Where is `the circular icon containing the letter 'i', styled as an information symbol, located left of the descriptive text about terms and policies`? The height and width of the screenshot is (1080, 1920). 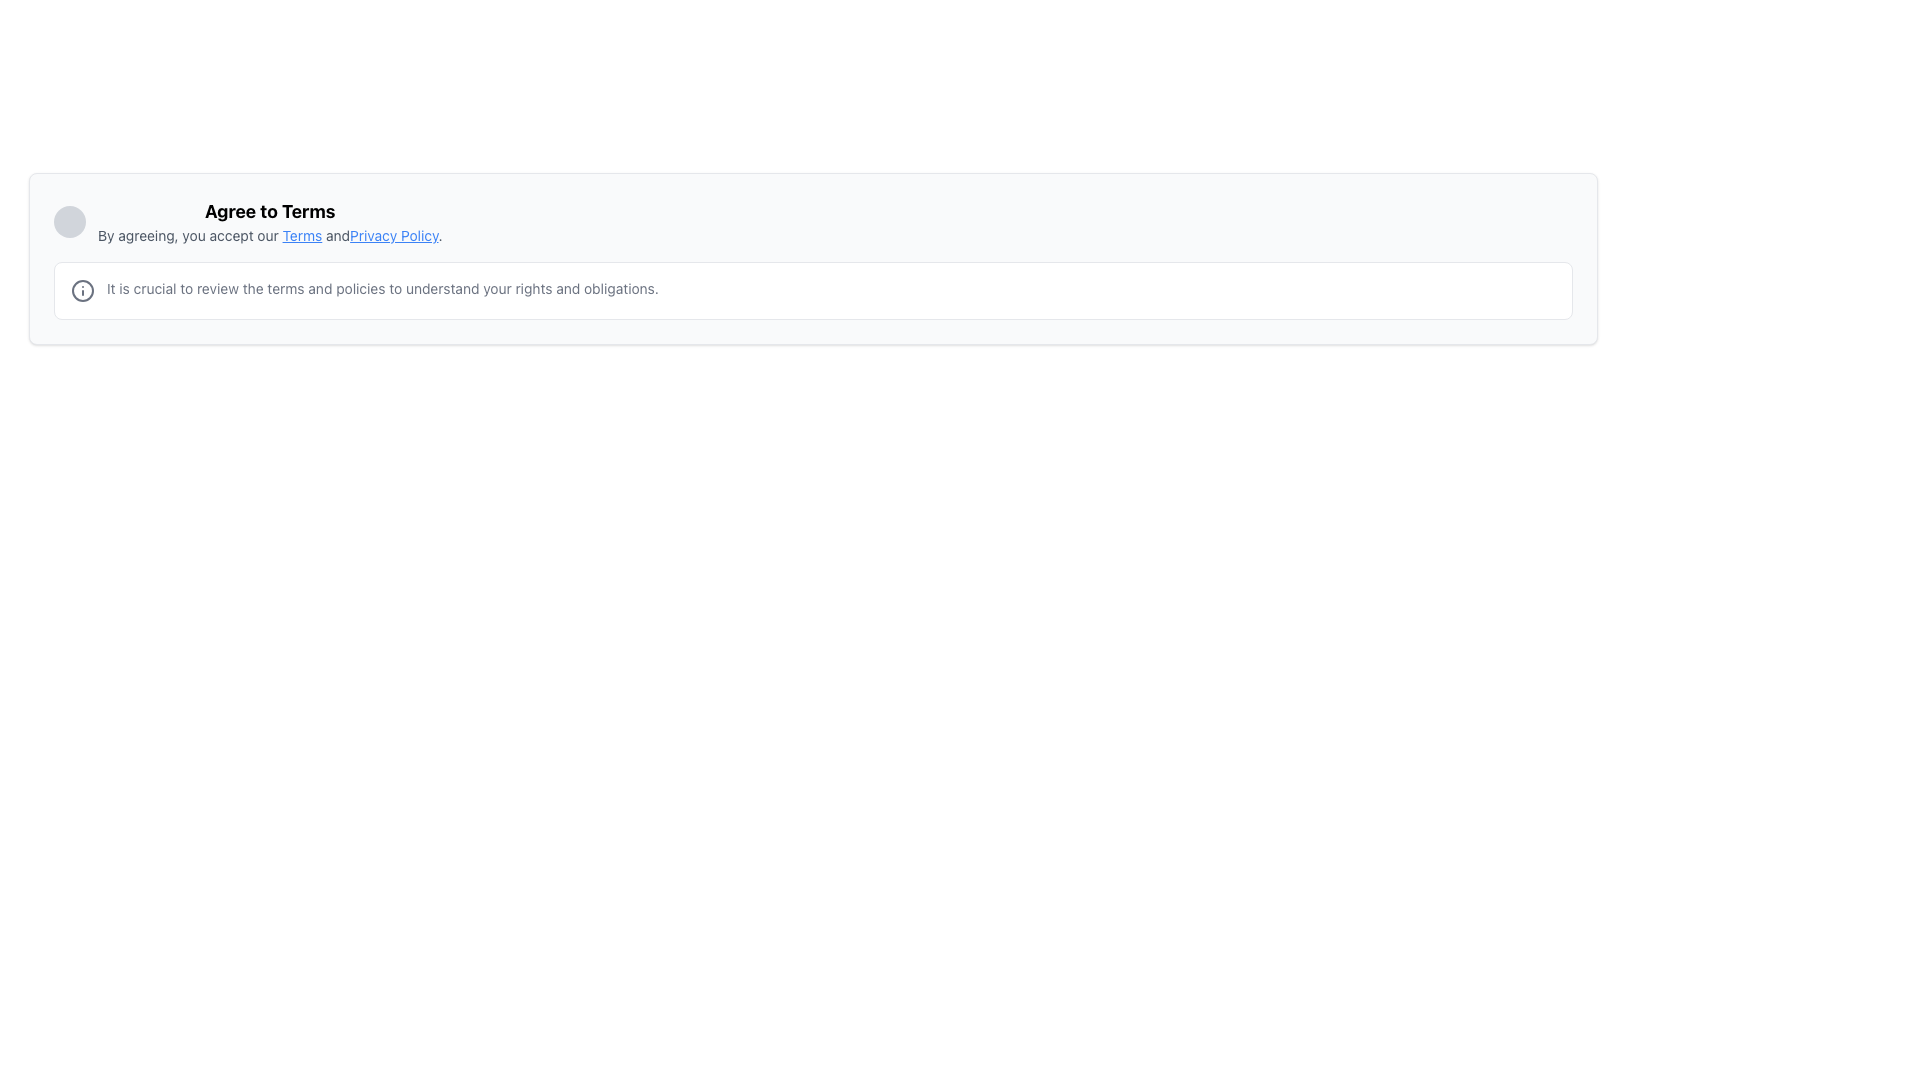
the circular icon containing the letter 'i', styled as an information symbol, located left of the descriptive text about terms and policies is located at coordinates (81, 290).